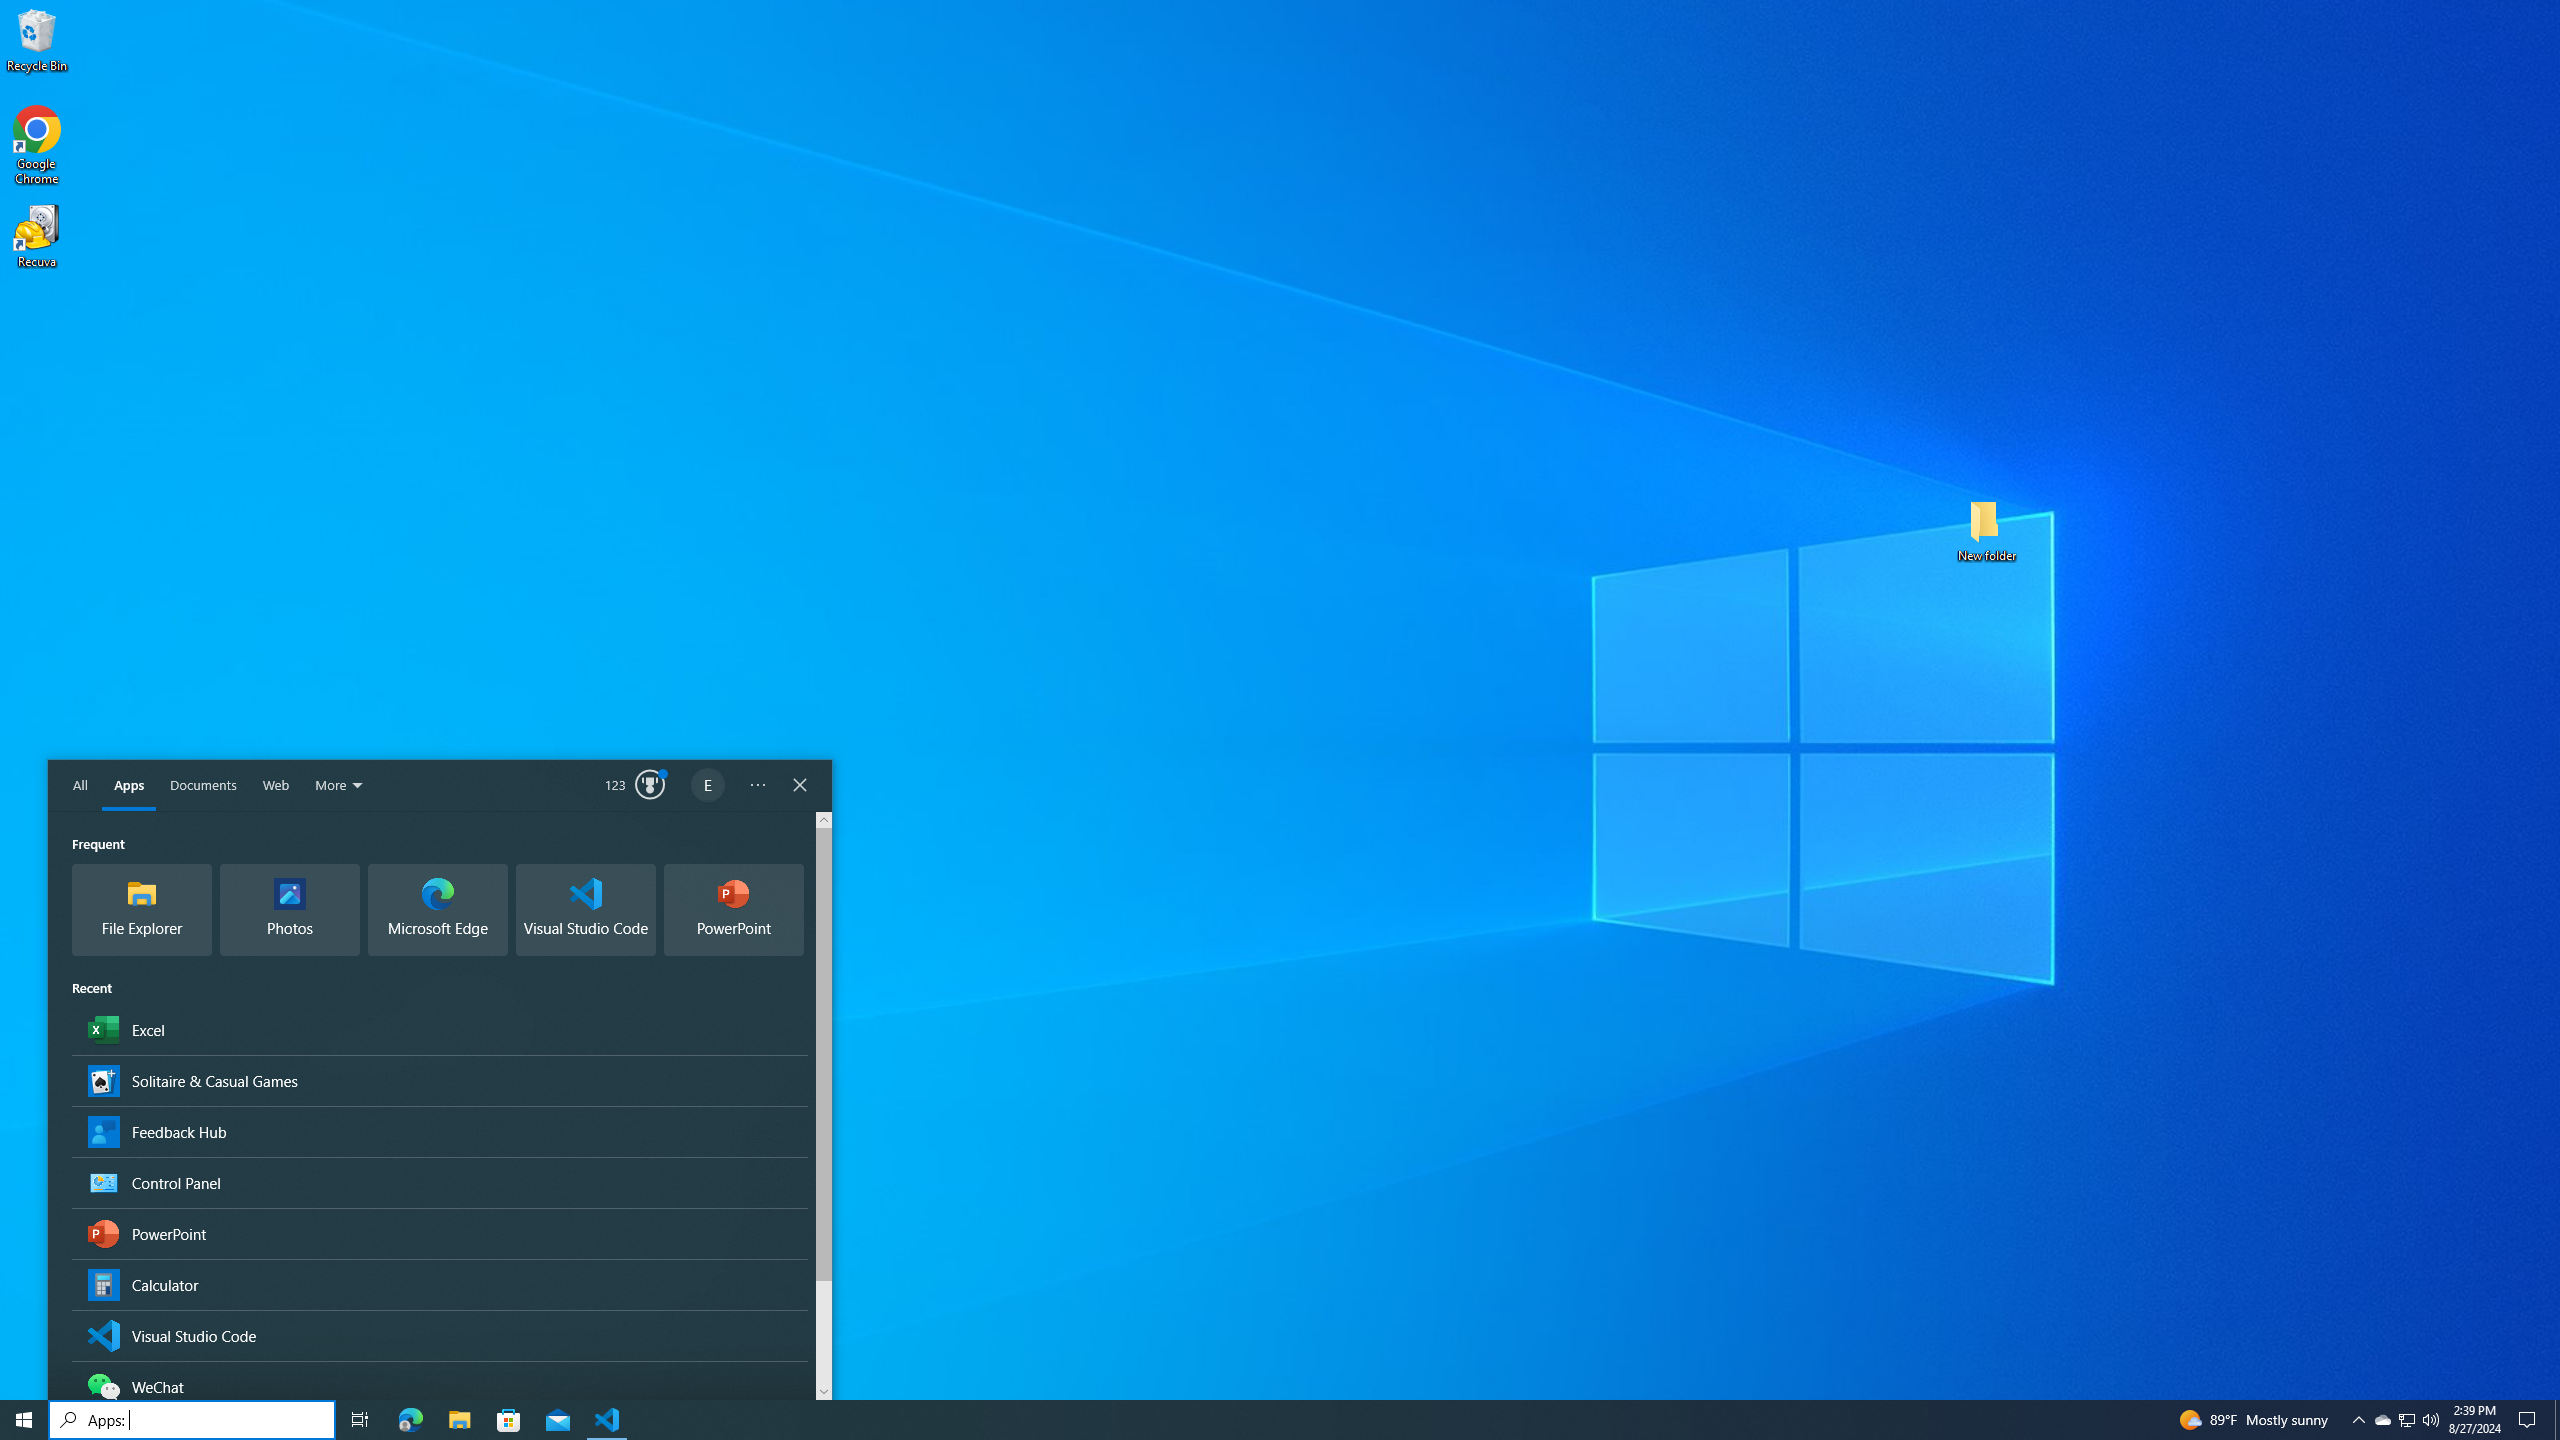  I want to click on 'Calculator, App', so click(440, 1283).